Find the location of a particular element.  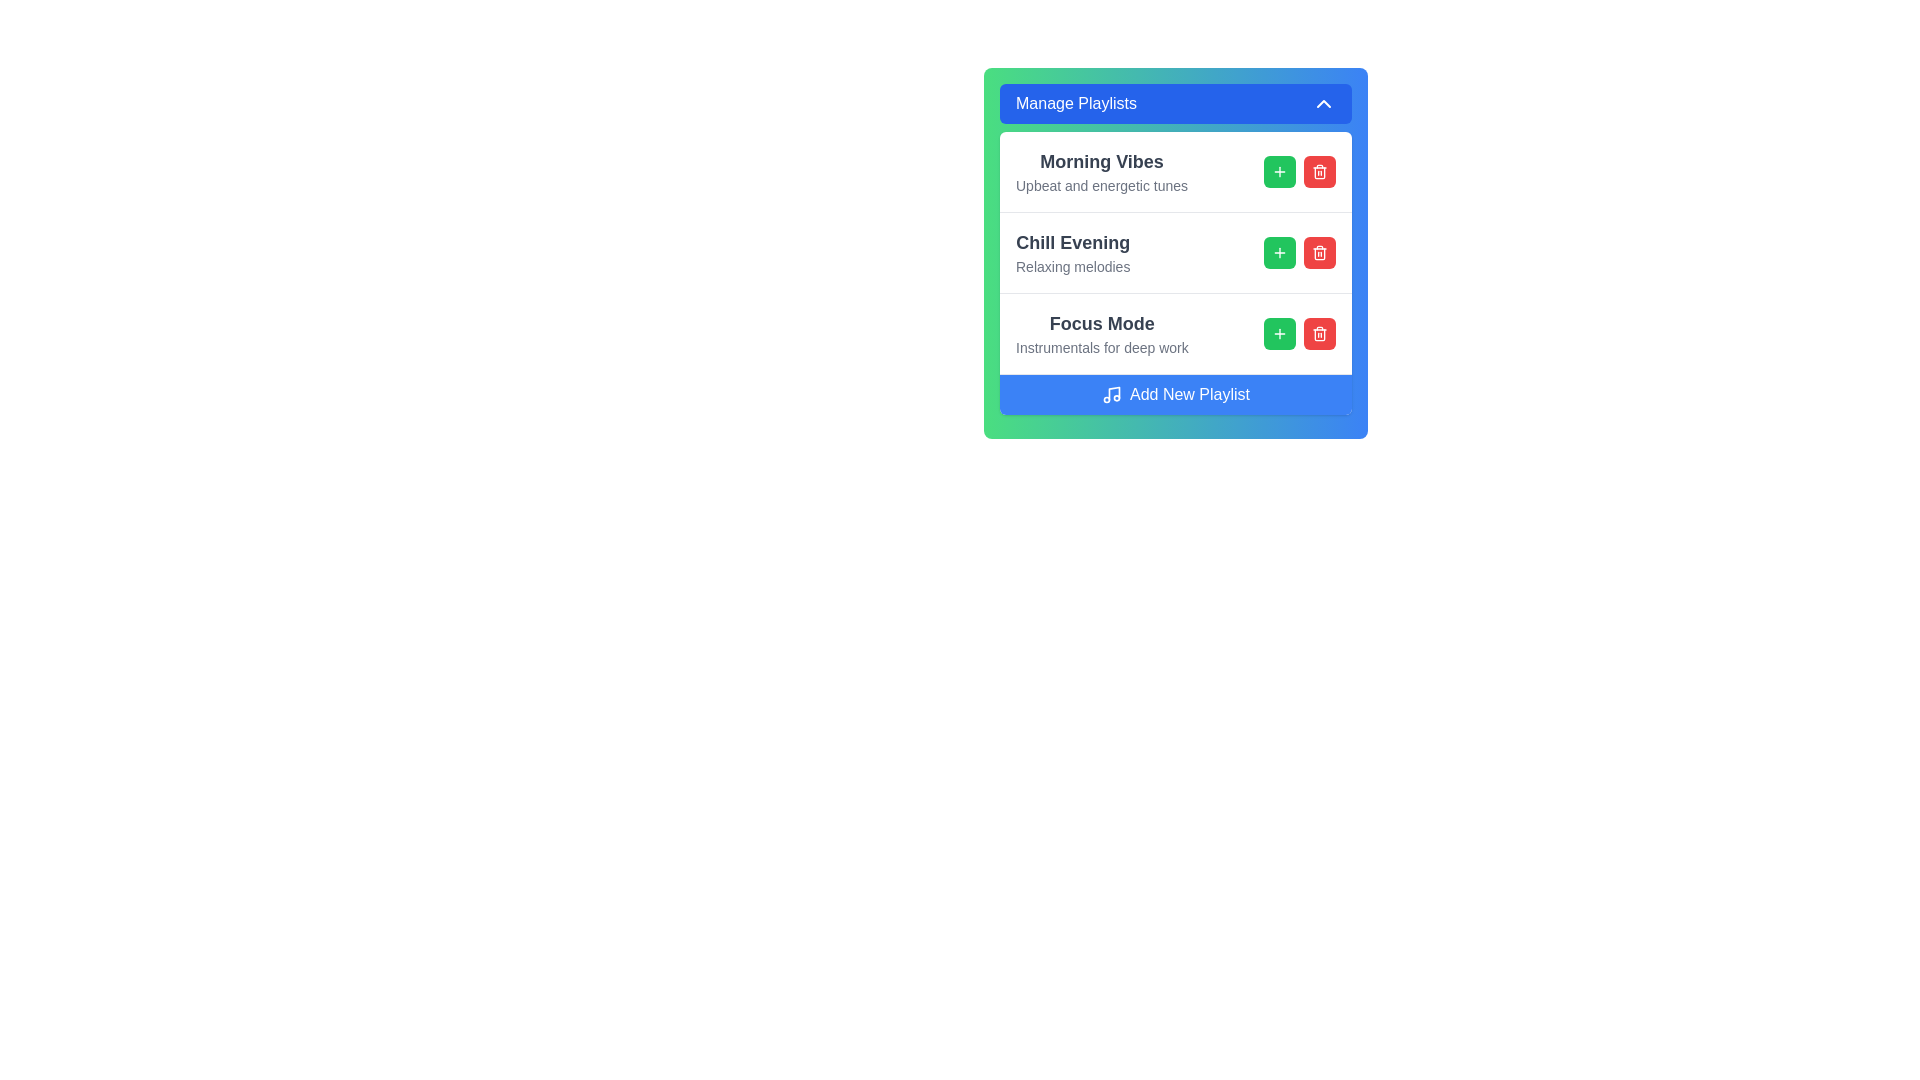

the plus button located at the right end of the 'Chill Evening' playlist row is located at coordinates (1300, 252).